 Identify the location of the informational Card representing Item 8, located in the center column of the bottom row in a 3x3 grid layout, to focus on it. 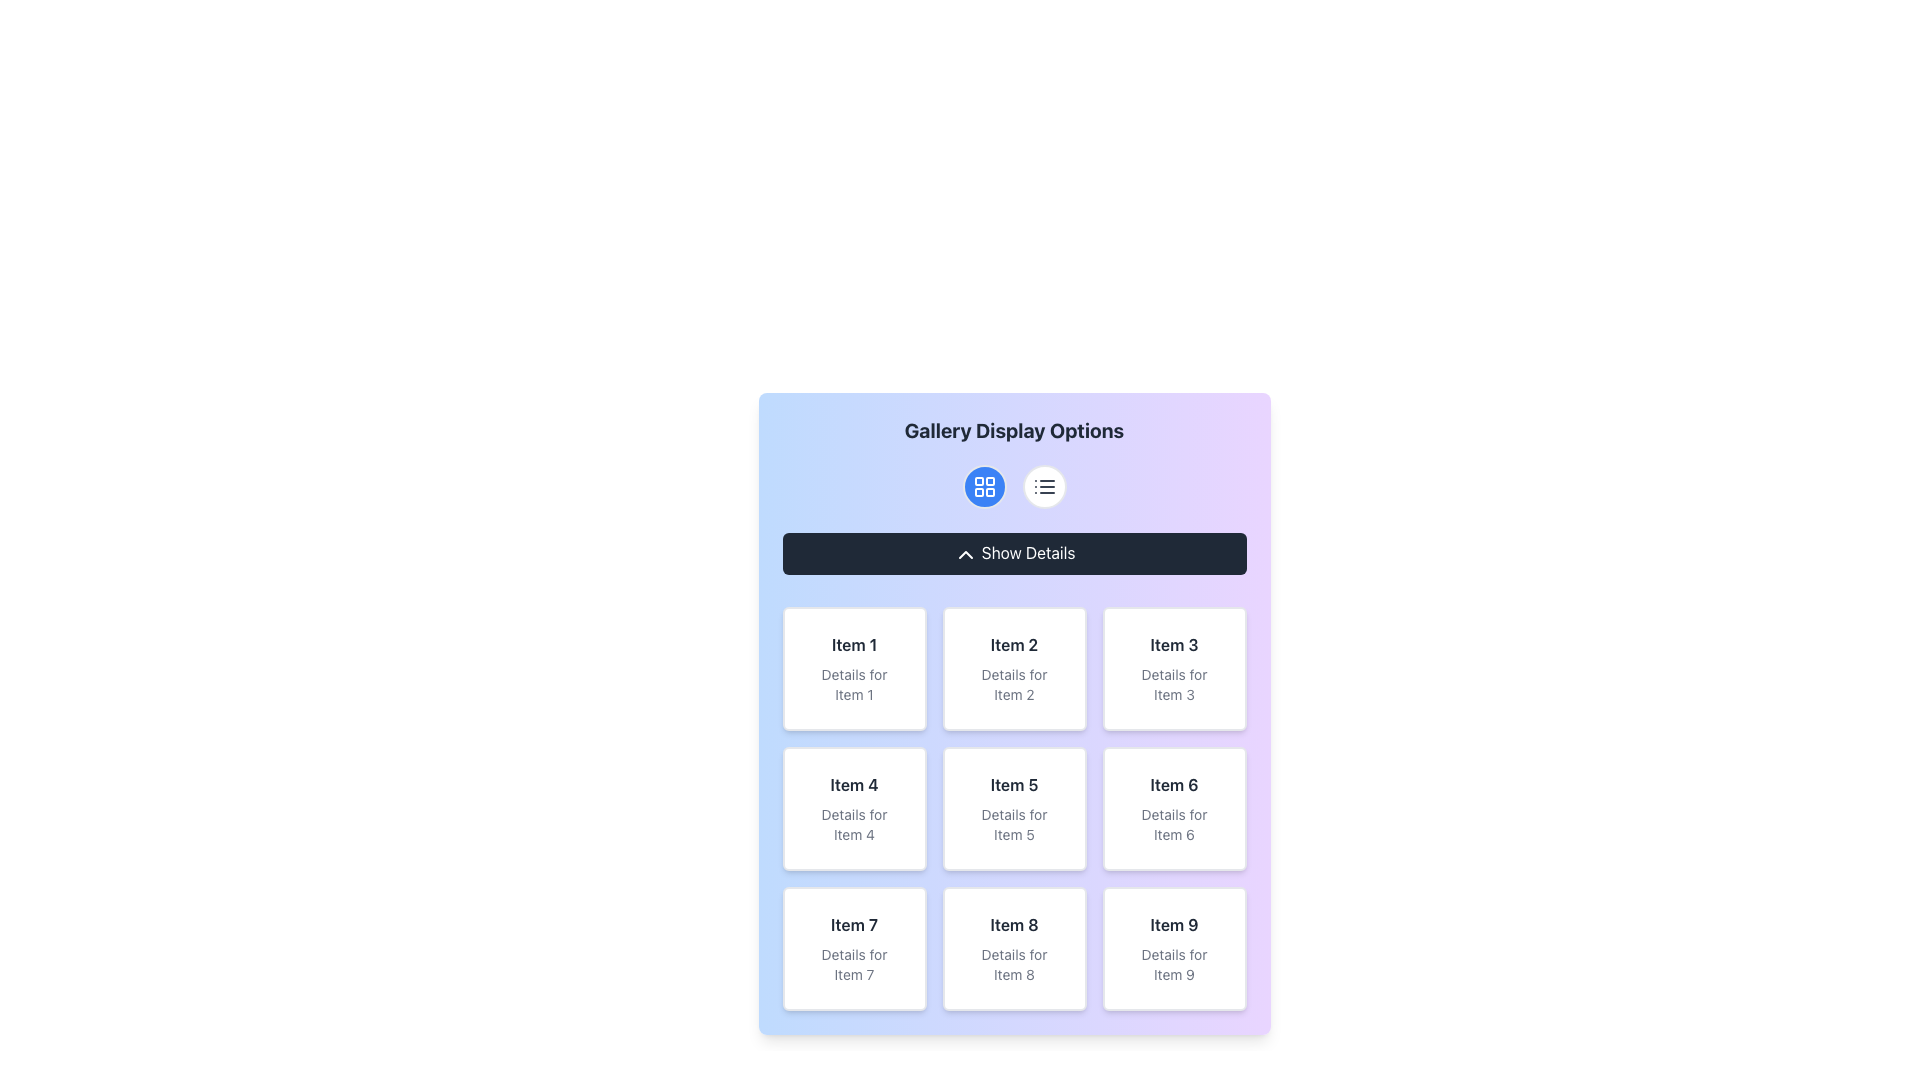
(1014, 947).